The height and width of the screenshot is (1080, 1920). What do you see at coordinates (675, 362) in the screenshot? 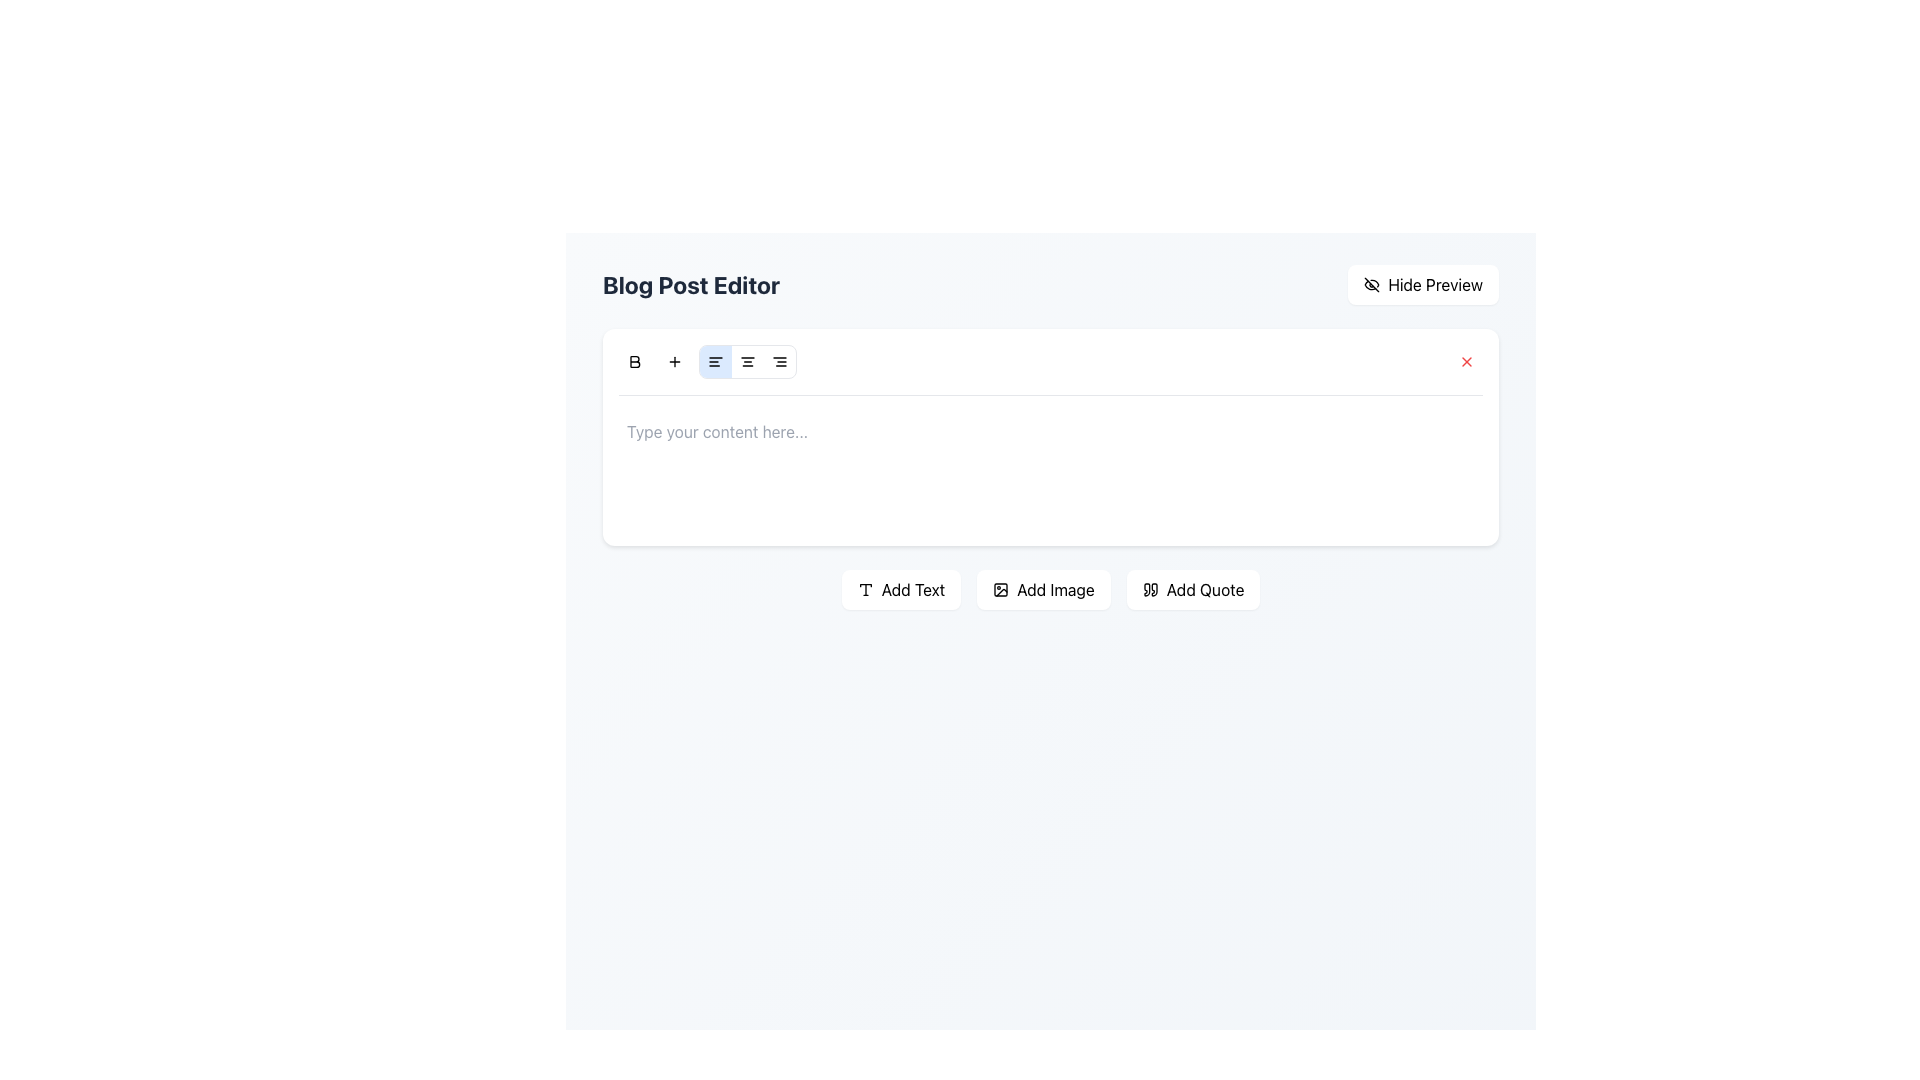
I see `the '+' button in the toolbar of the 'Blog Post Editor'` at bounding box center [675, 362].